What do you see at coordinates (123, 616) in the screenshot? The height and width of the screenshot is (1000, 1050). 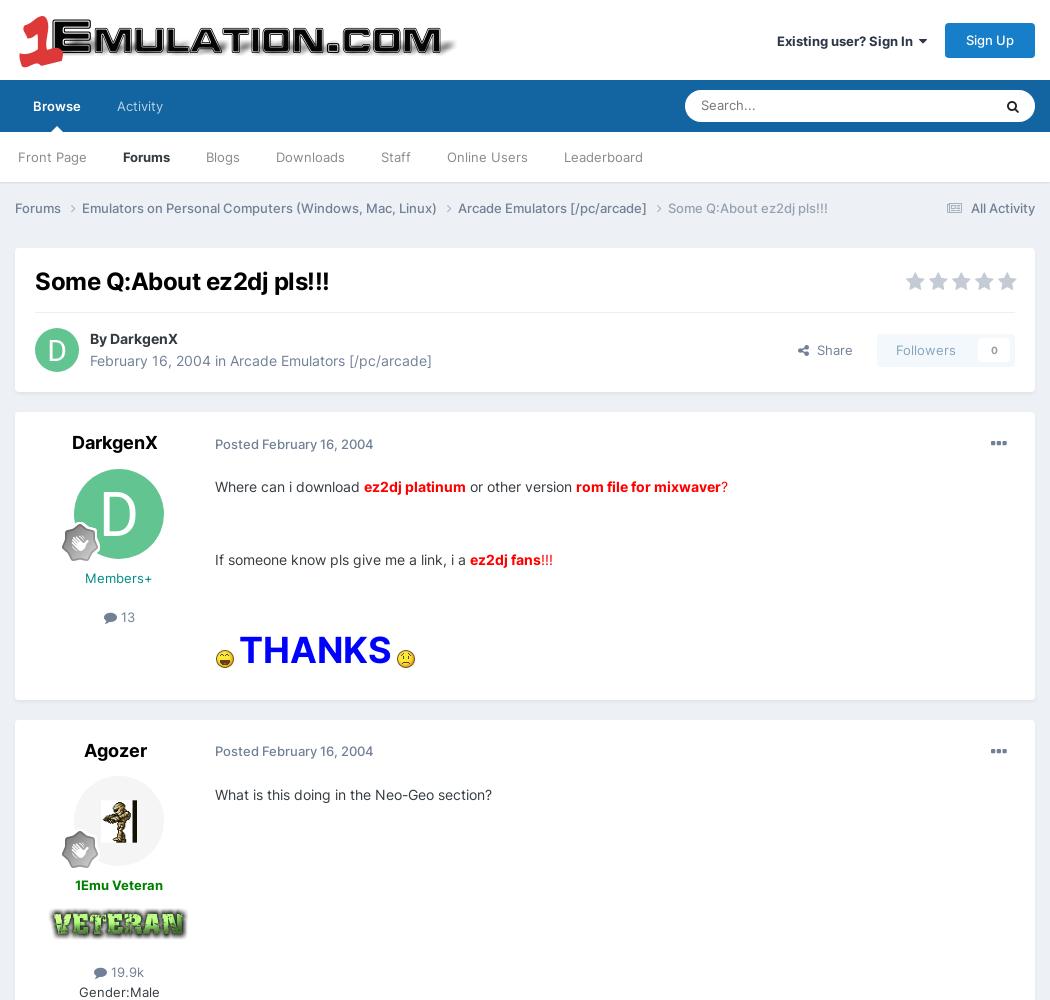 I see `'13'` at bounding box center [123, 616].